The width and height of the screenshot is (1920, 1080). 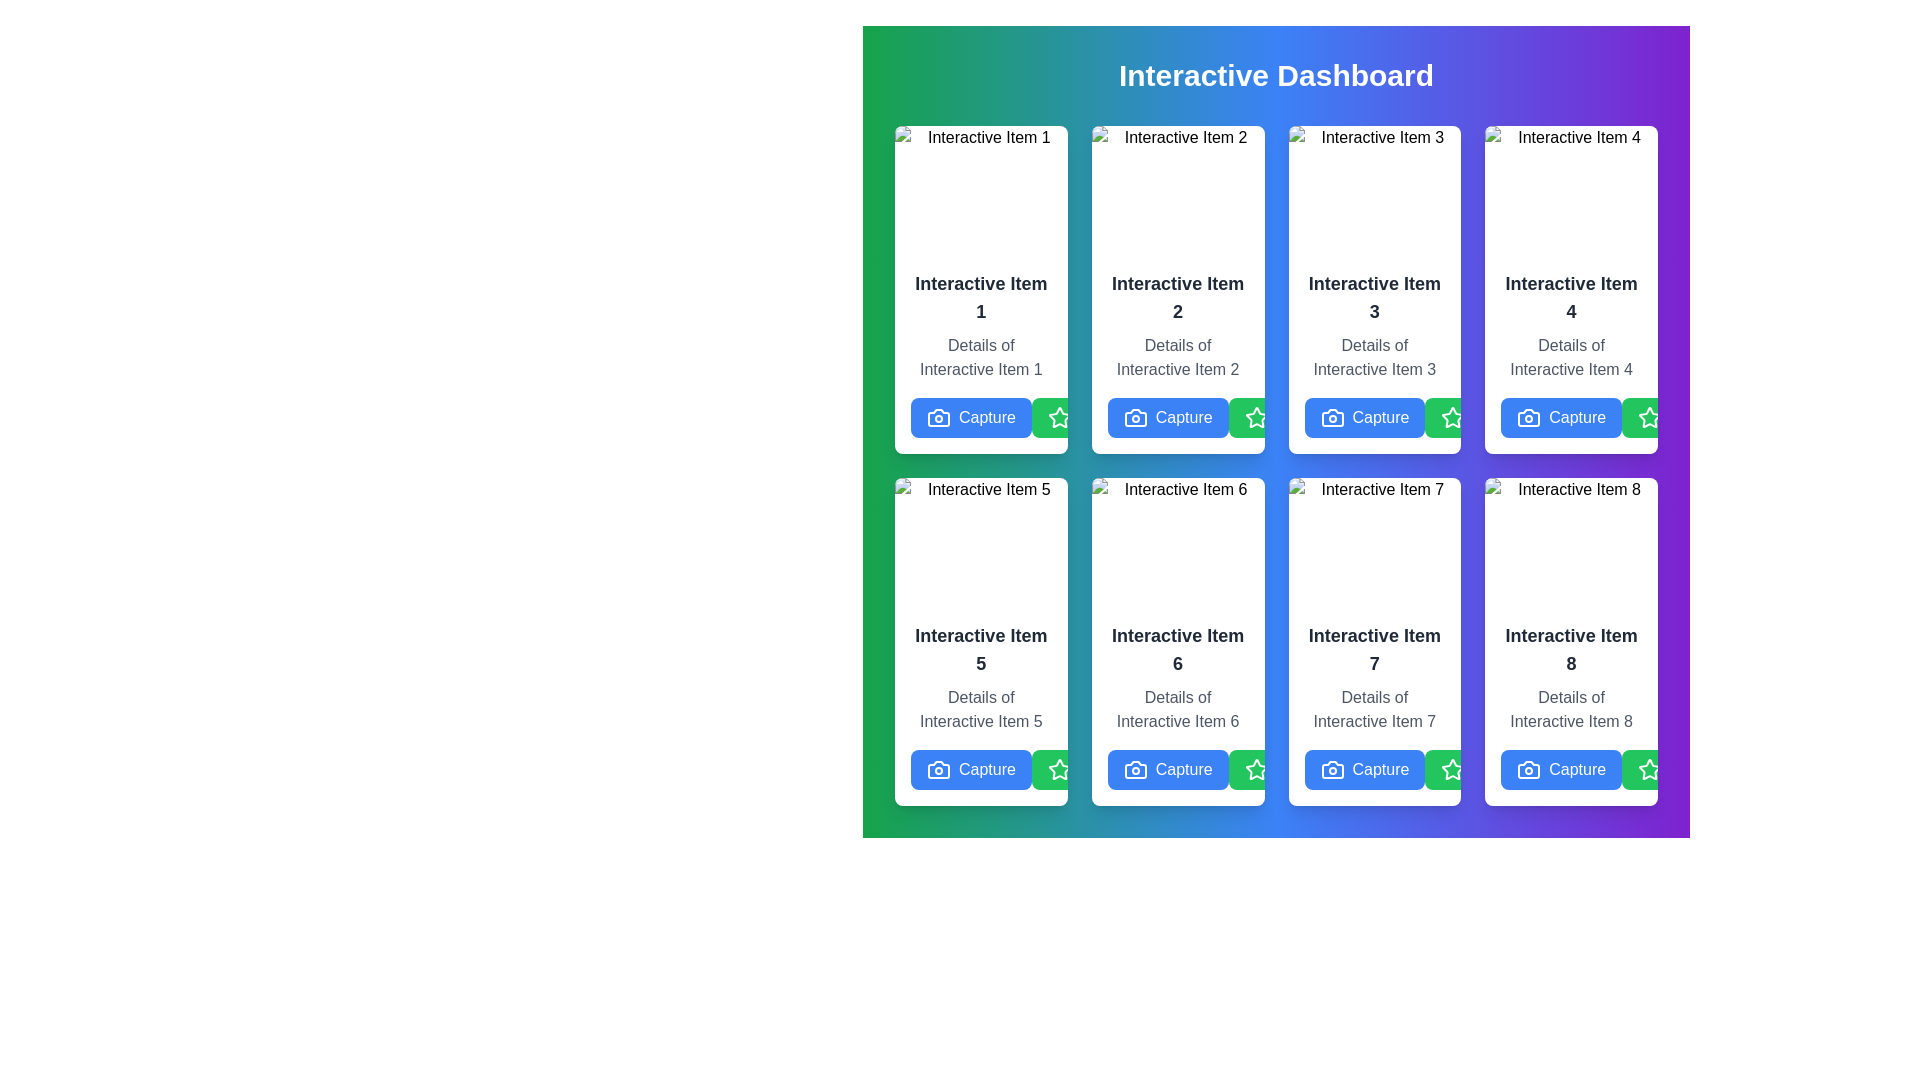 I want to click on the capture icon located within the 'Capture' button of the seventh item in the grid layout, positioned slightly to the left of the text, so click(x=1332, y=769).